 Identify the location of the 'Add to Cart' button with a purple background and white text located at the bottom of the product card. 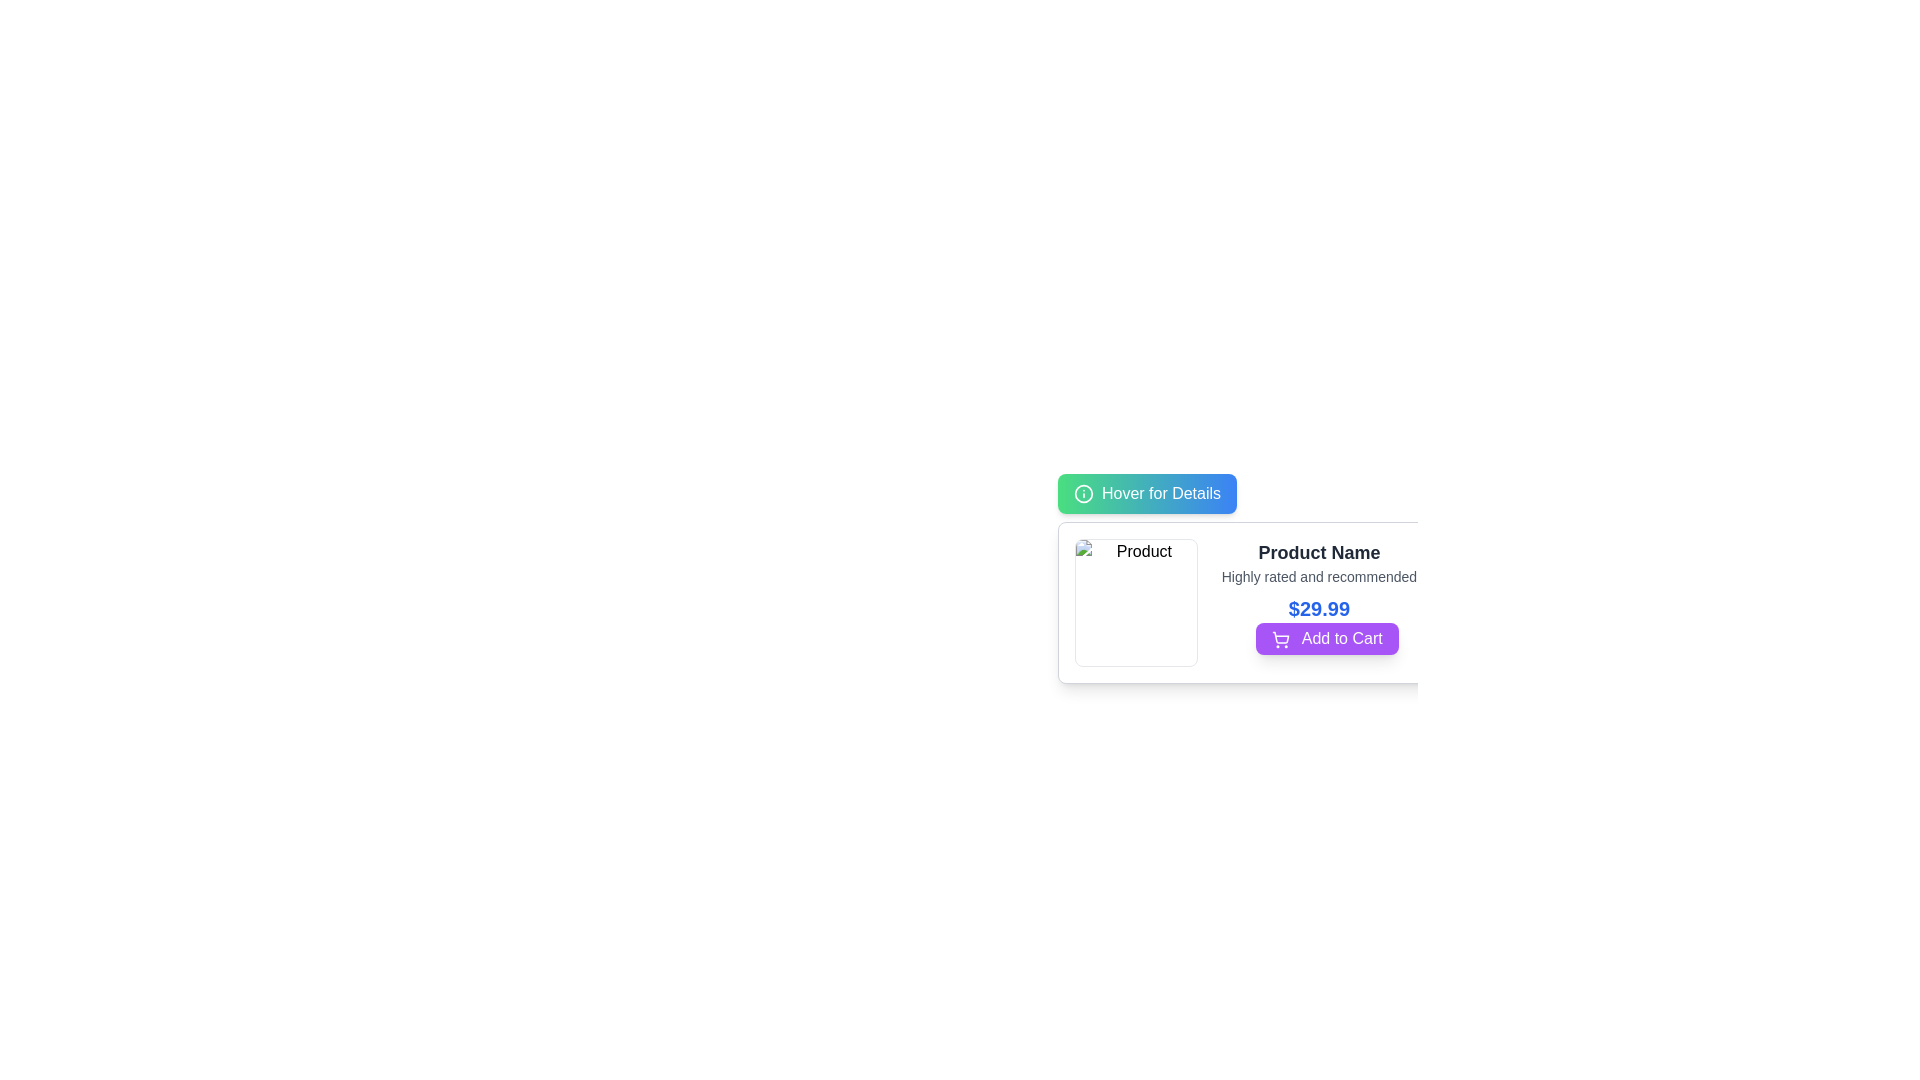
(1327, 639).